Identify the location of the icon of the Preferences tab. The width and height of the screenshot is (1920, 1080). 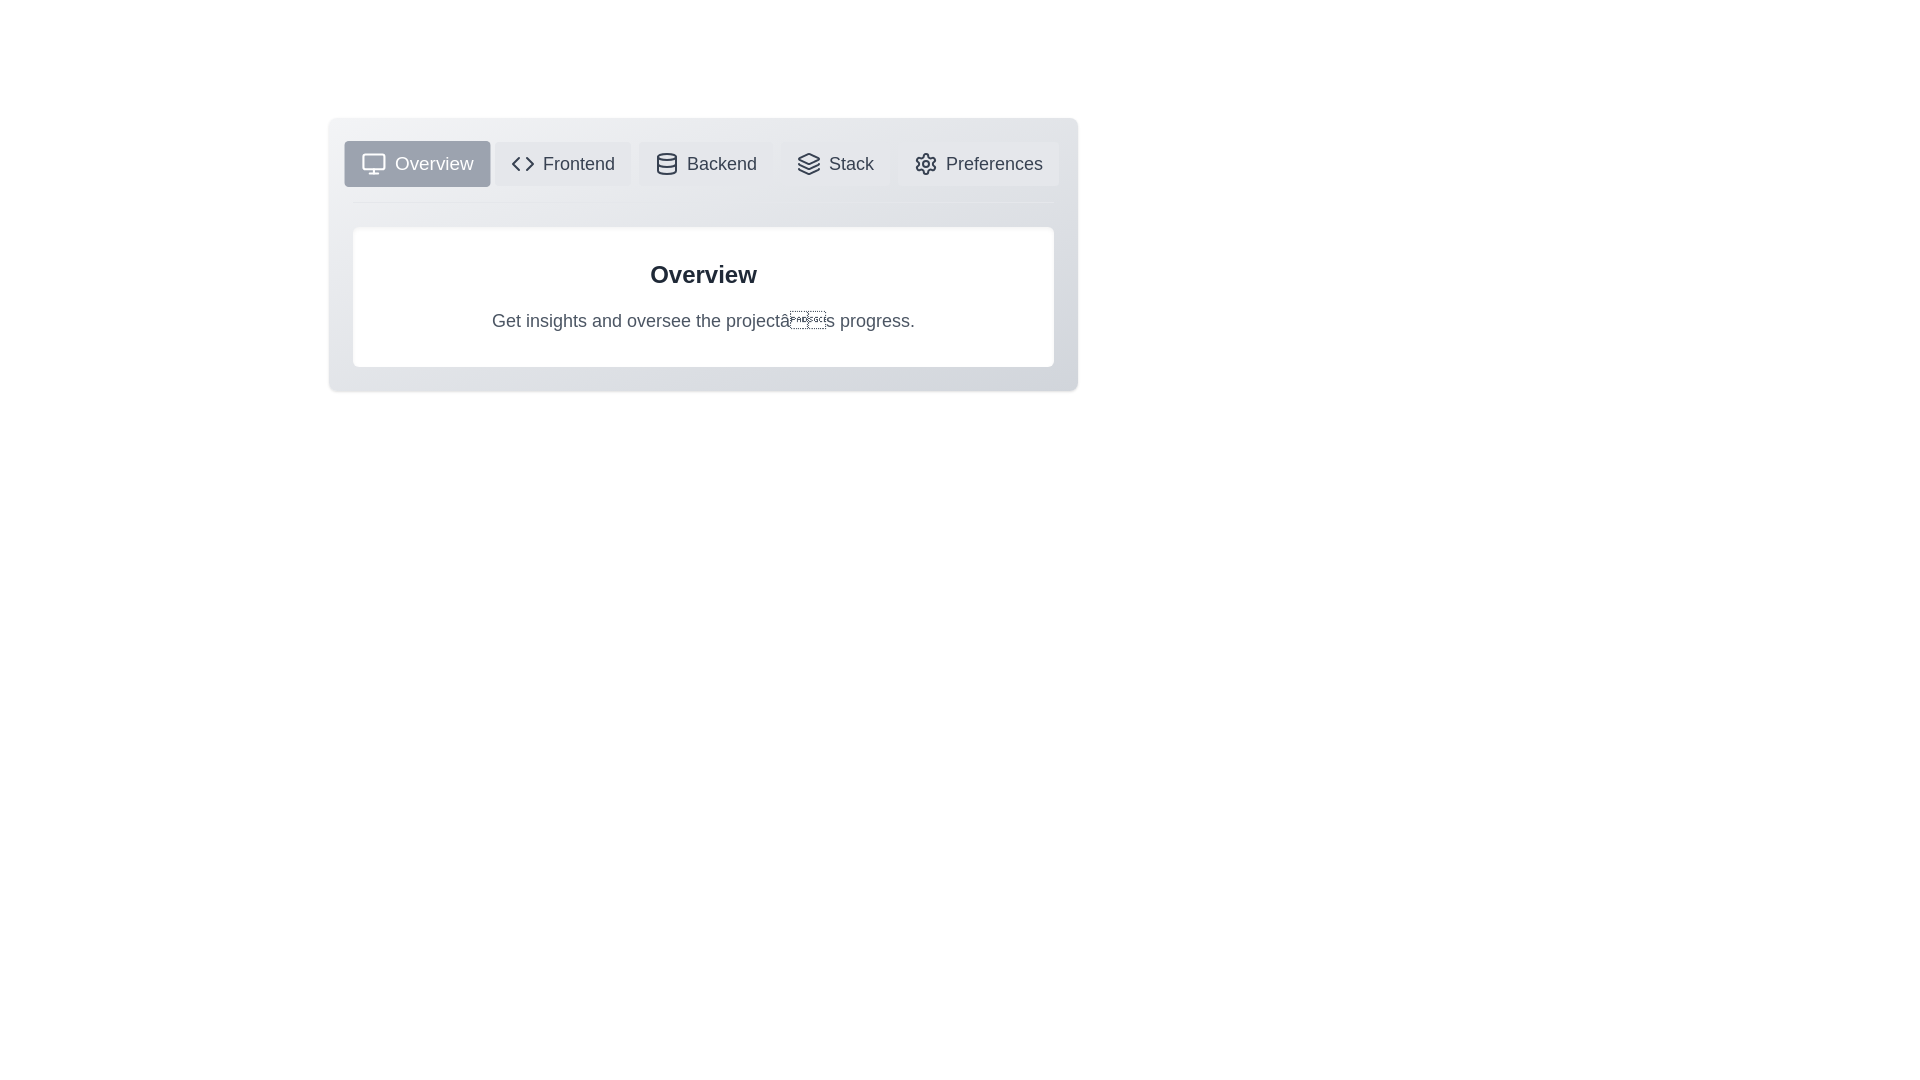
(978, 163).